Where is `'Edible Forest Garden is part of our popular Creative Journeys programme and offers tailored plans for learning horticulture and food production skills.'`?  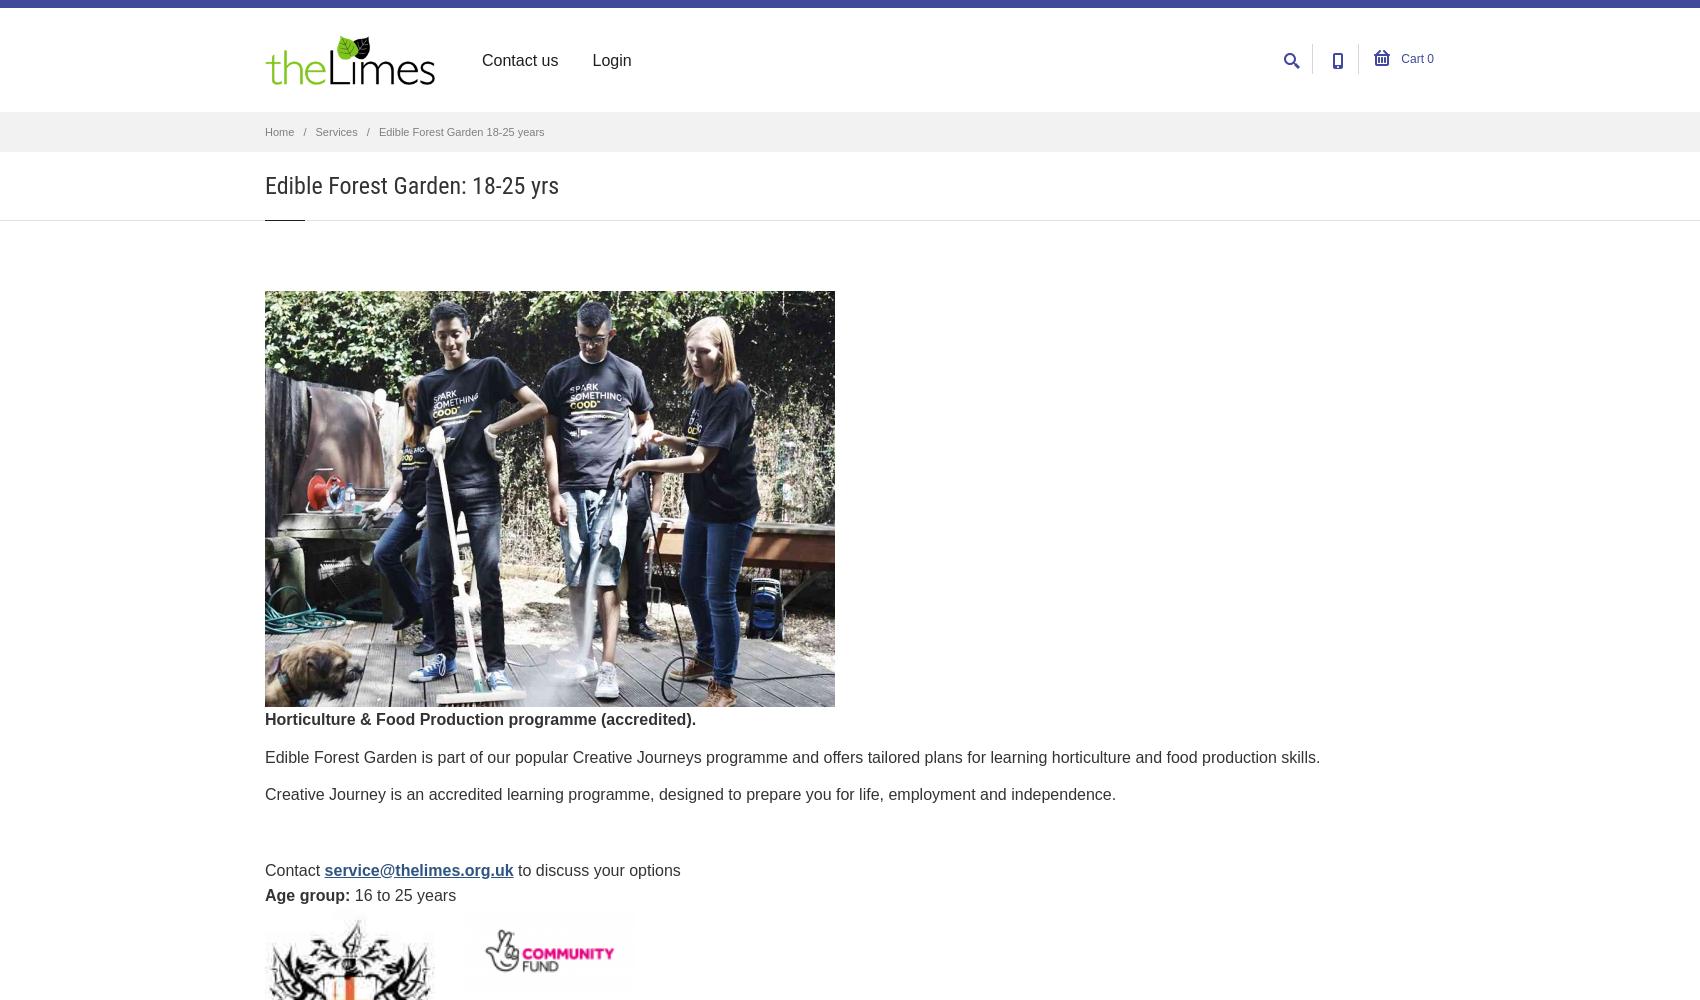
'Edible Forest Garden is part of our popular Creative Journeys programme and offers tailored plans for learning horticulture and food production skills.' is located at coordinates (791, 756).